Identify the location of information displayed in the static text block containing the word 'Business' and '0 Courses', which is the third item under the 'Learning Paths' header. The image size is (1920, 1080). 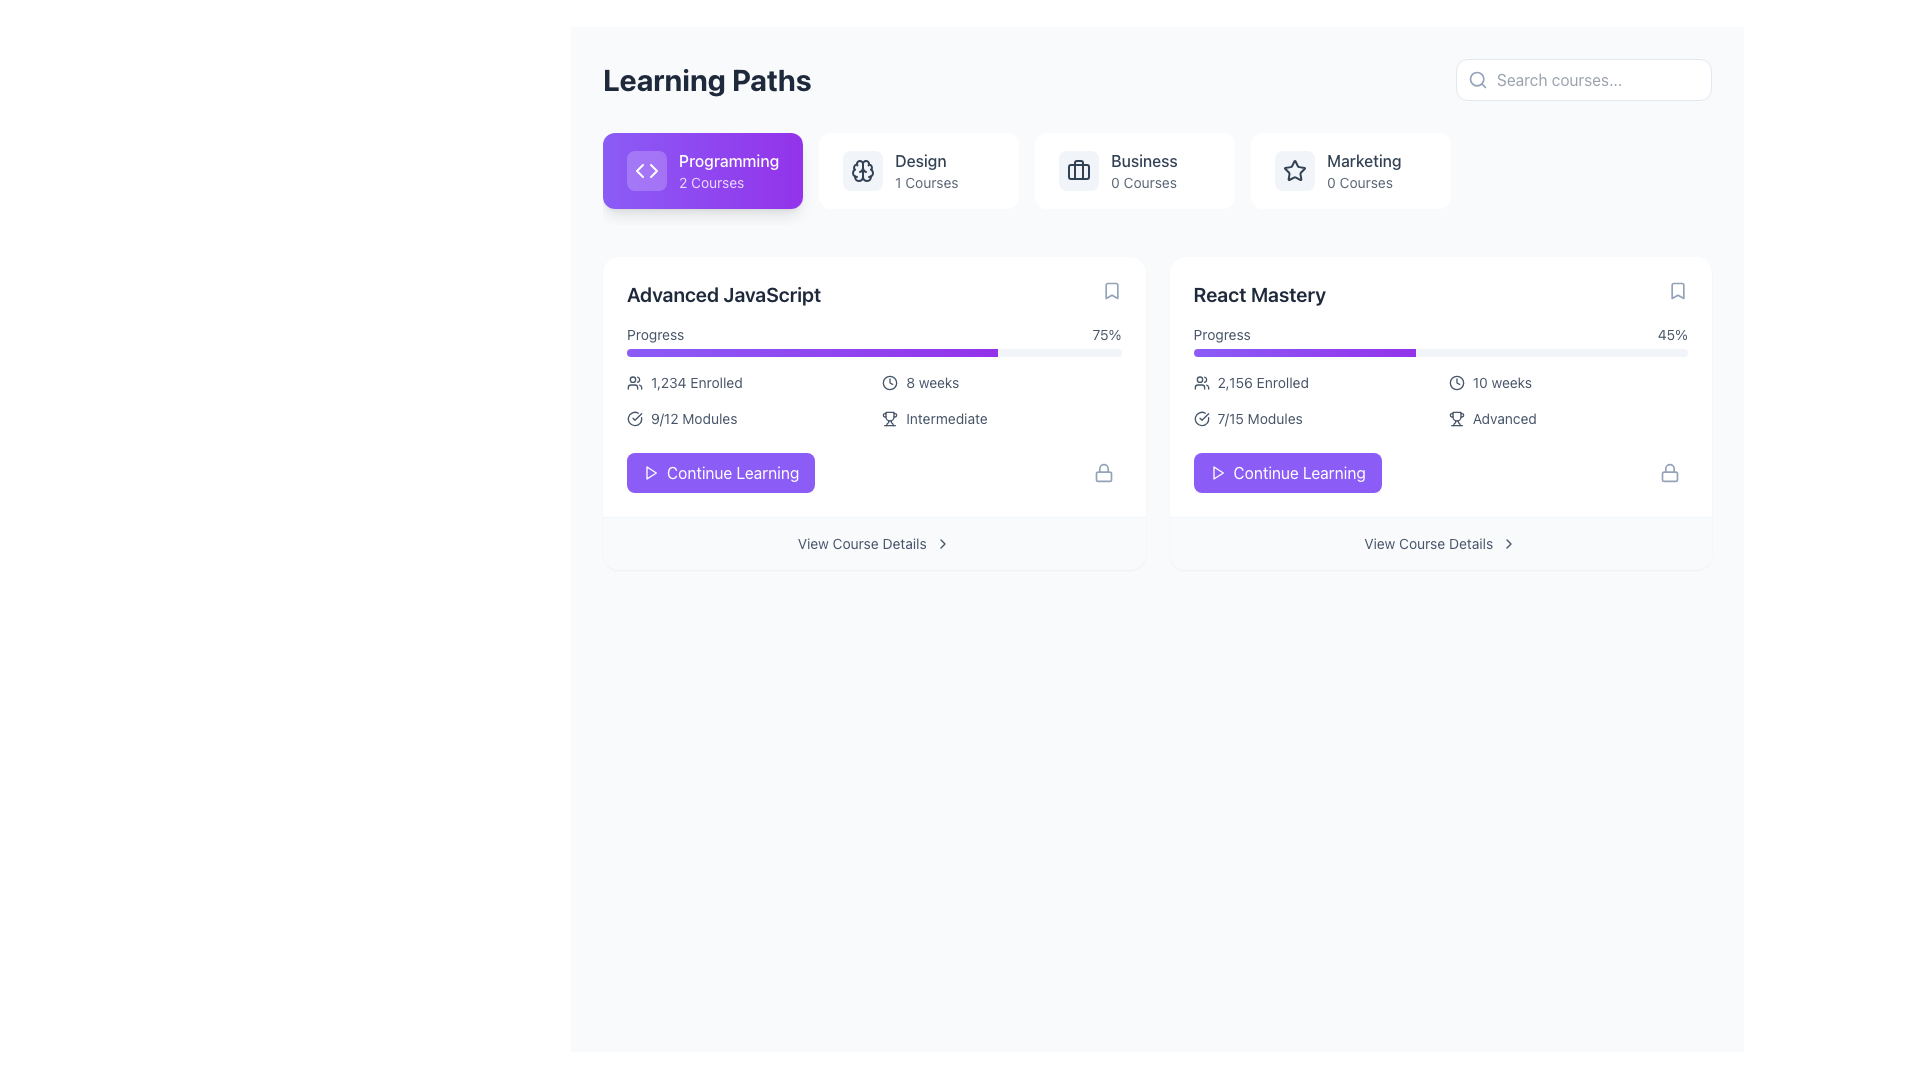
(1144, 169).